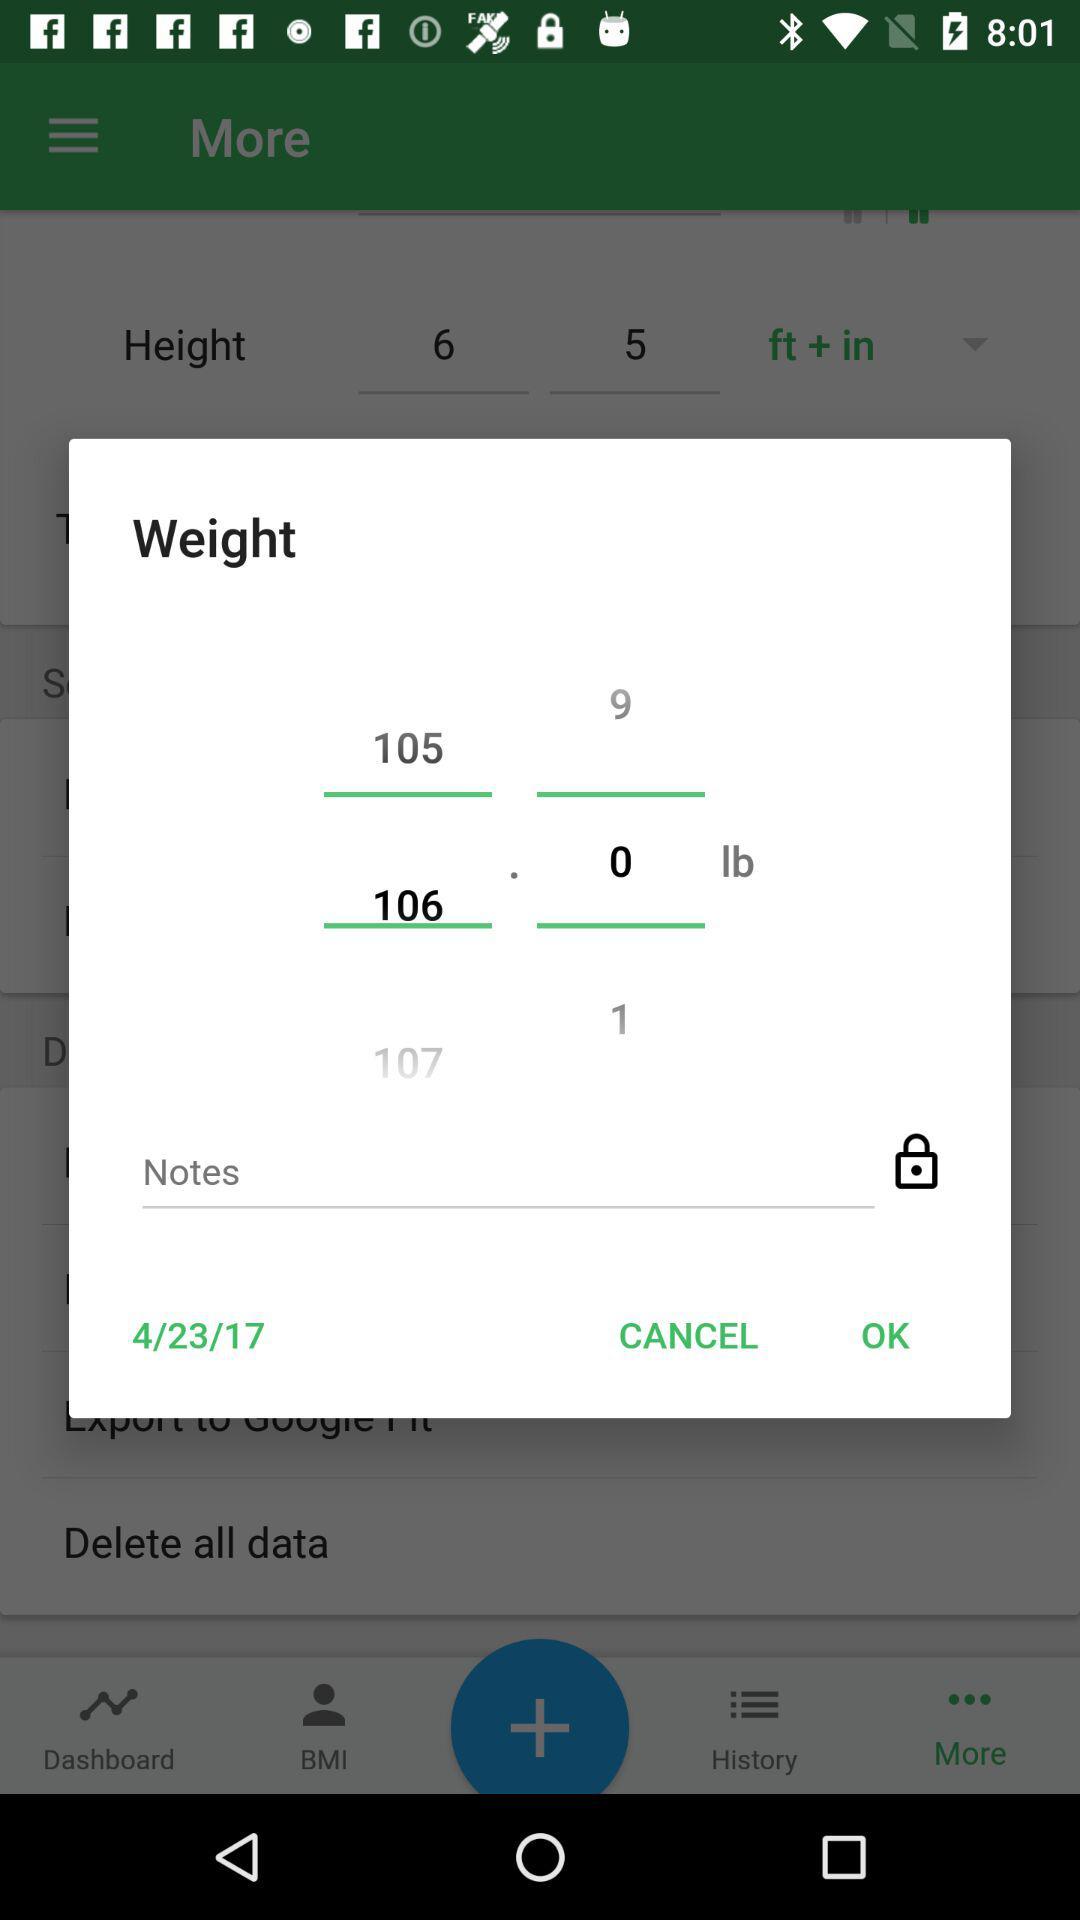  What do you see at coordinates (507, 1177) in the screenshot?
I see `type notes` at bounding box center [507, 1177].